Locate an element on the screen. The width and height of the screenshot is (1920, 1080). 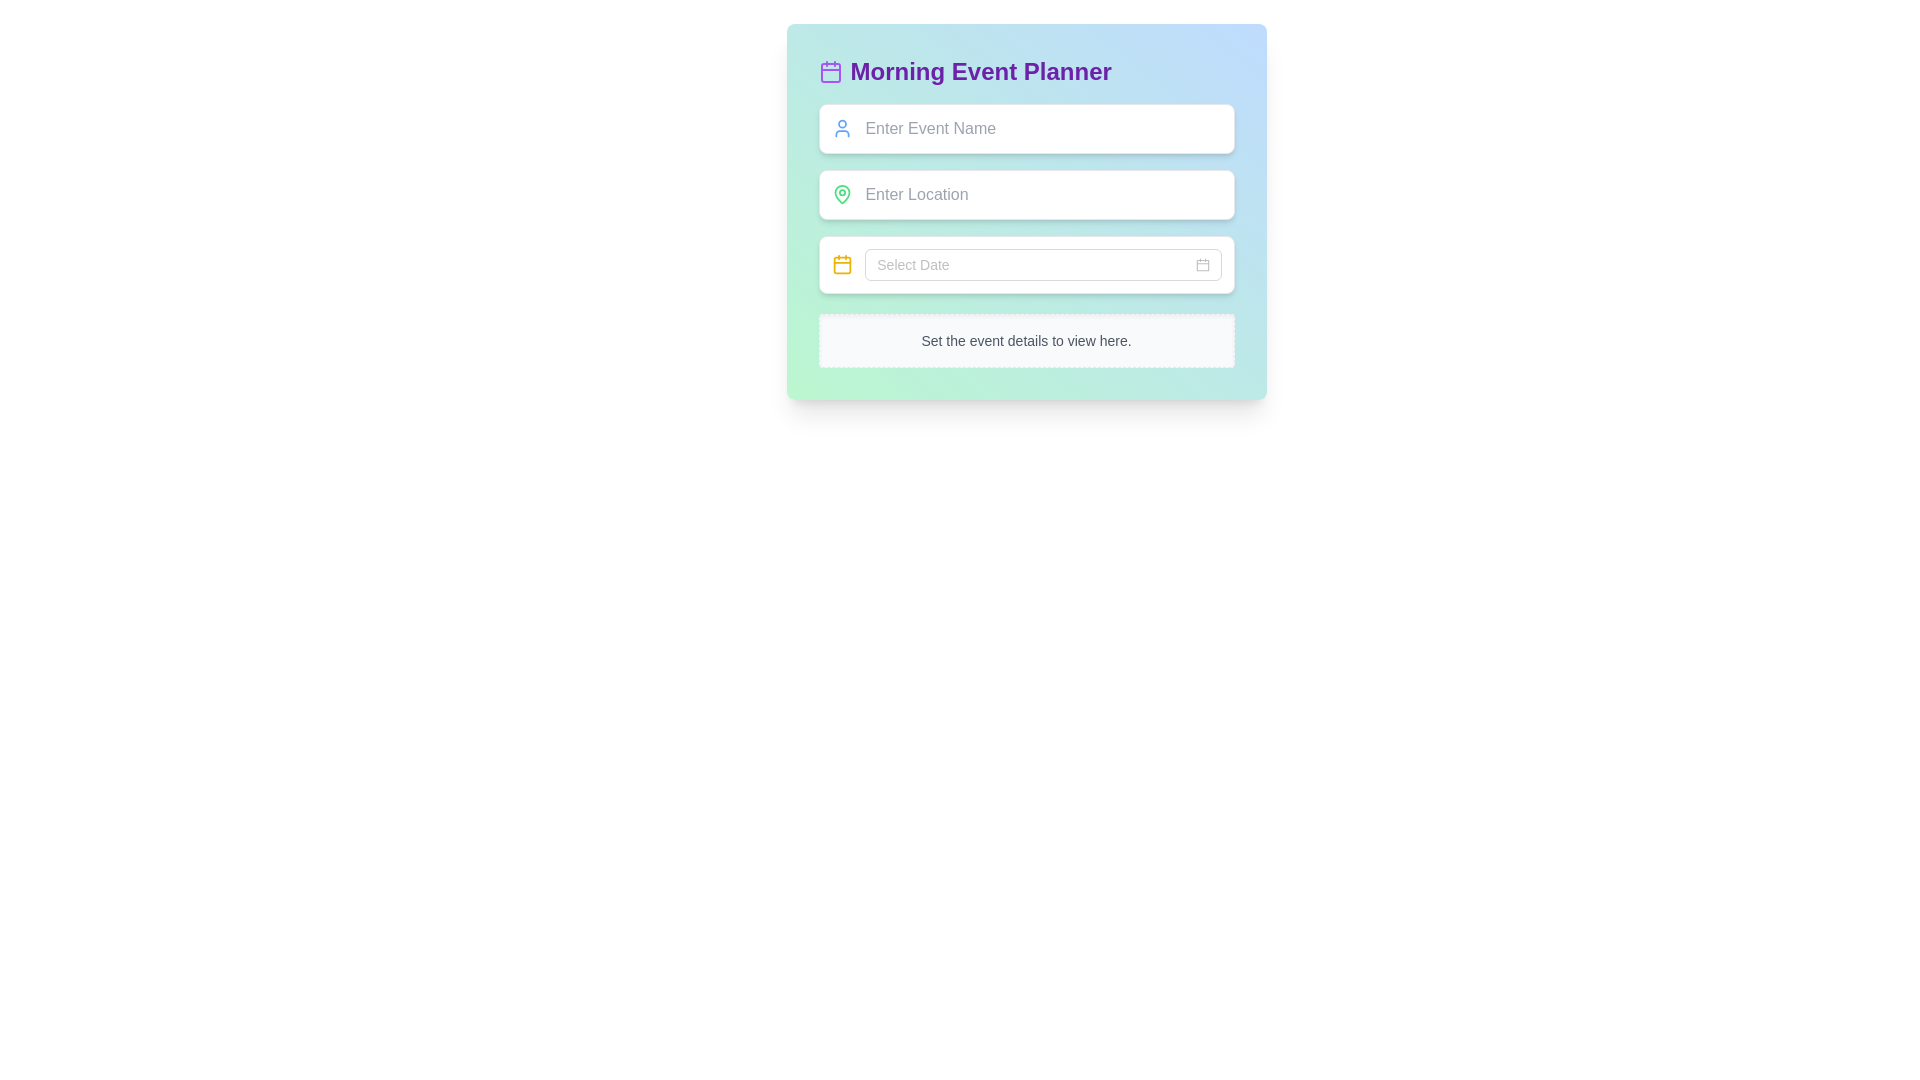
the decorative icon that symbolizes the location input field, positioned to the left of the input text area in the second input field labeled 'Enter Location' is located at coordinates (842, 195).